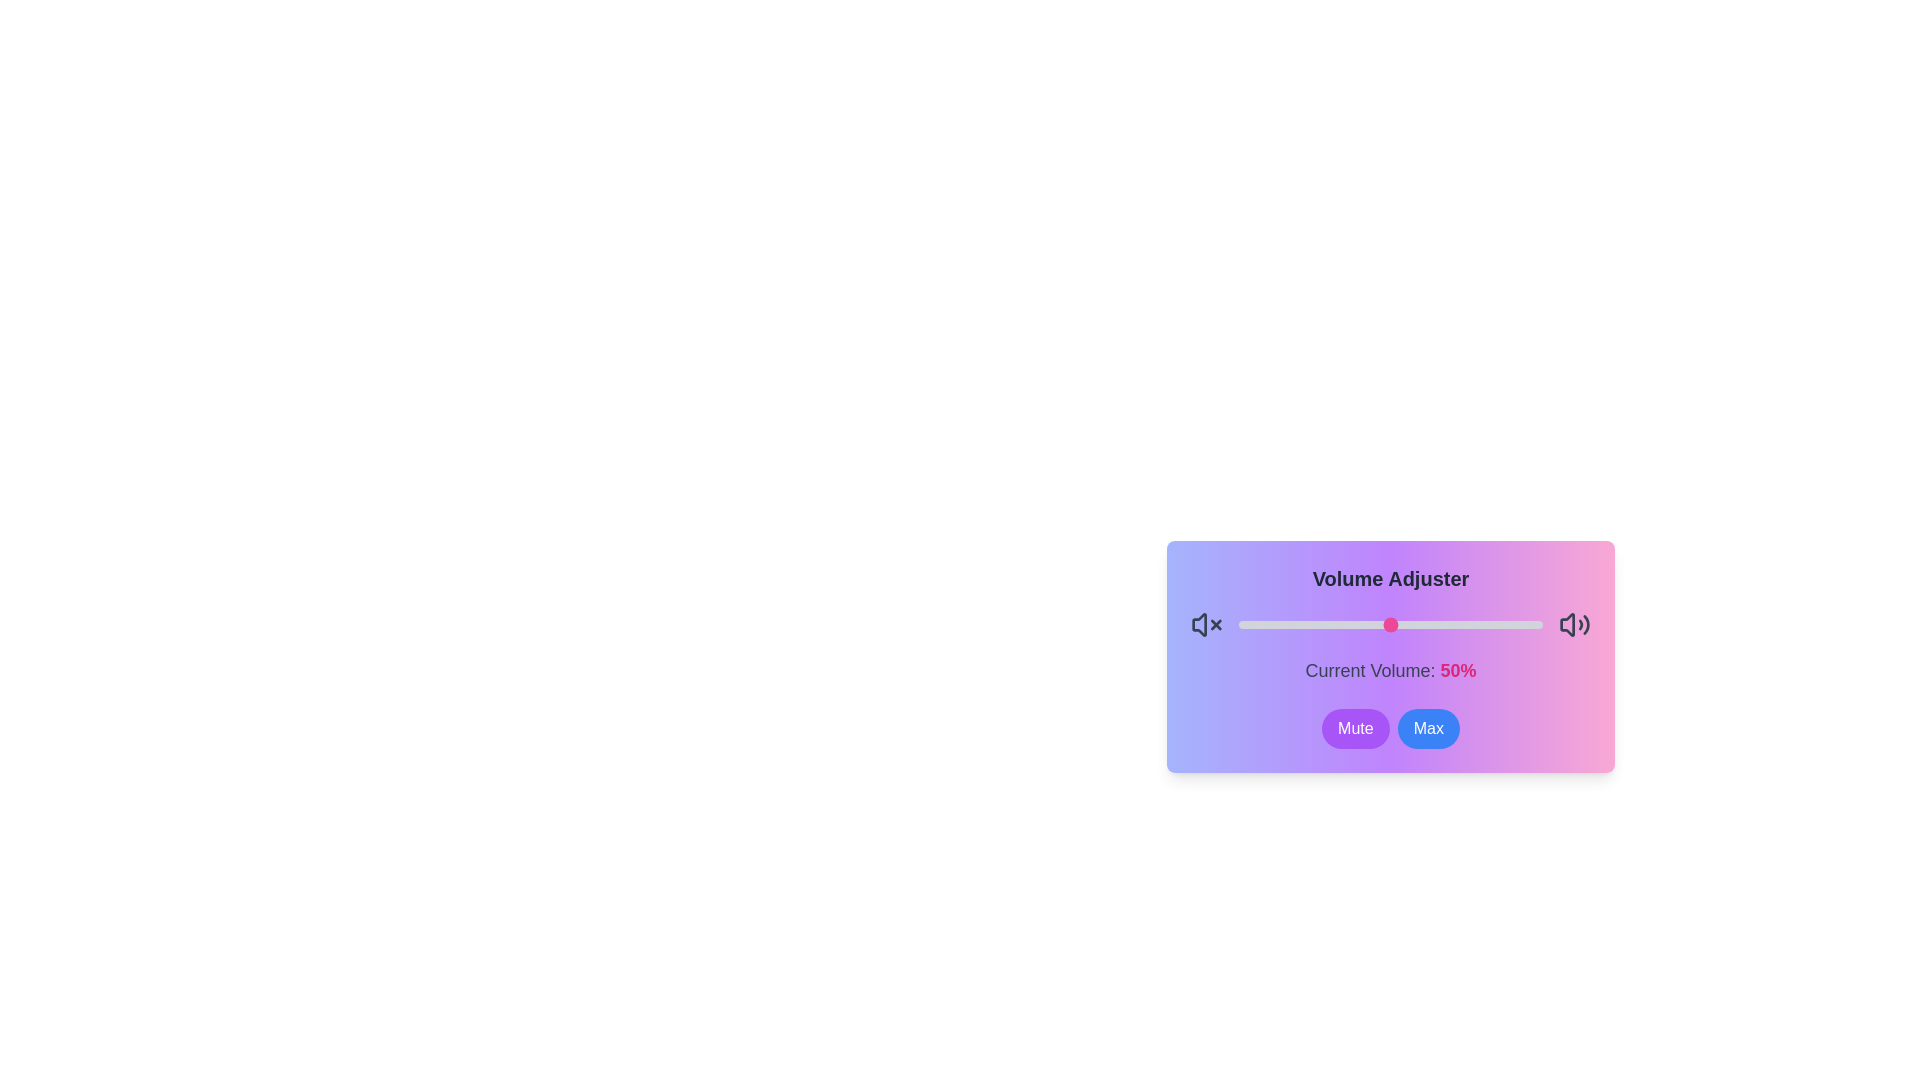 Image resolution: width=1920 pixels, height=1080 pixels. What do you see at coordinates (1355, 729) in the screenshot?
I see `the 'Mute' button to mute the volume` at bounding box center [1355, 729].